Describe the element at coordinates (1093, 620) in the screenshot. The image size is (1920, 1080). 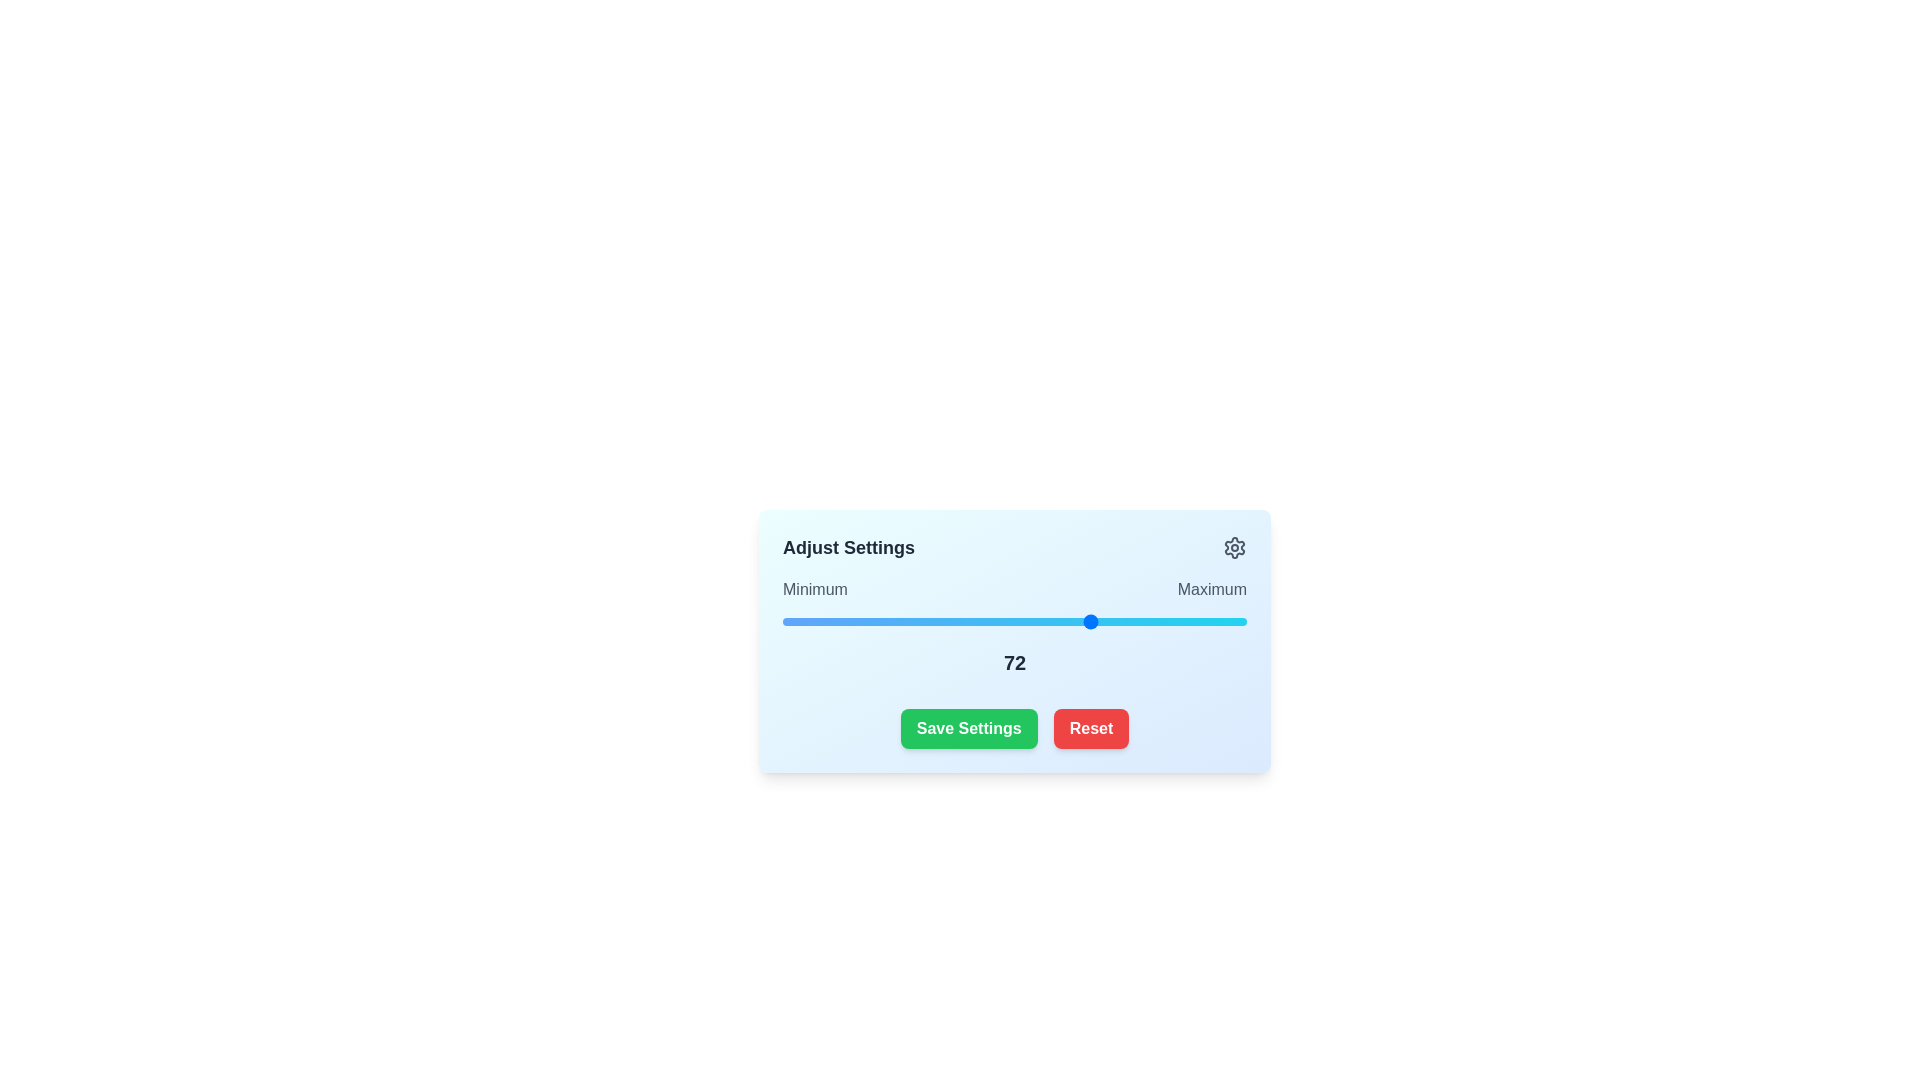
I see `the slider to set its value to 72` at that location.